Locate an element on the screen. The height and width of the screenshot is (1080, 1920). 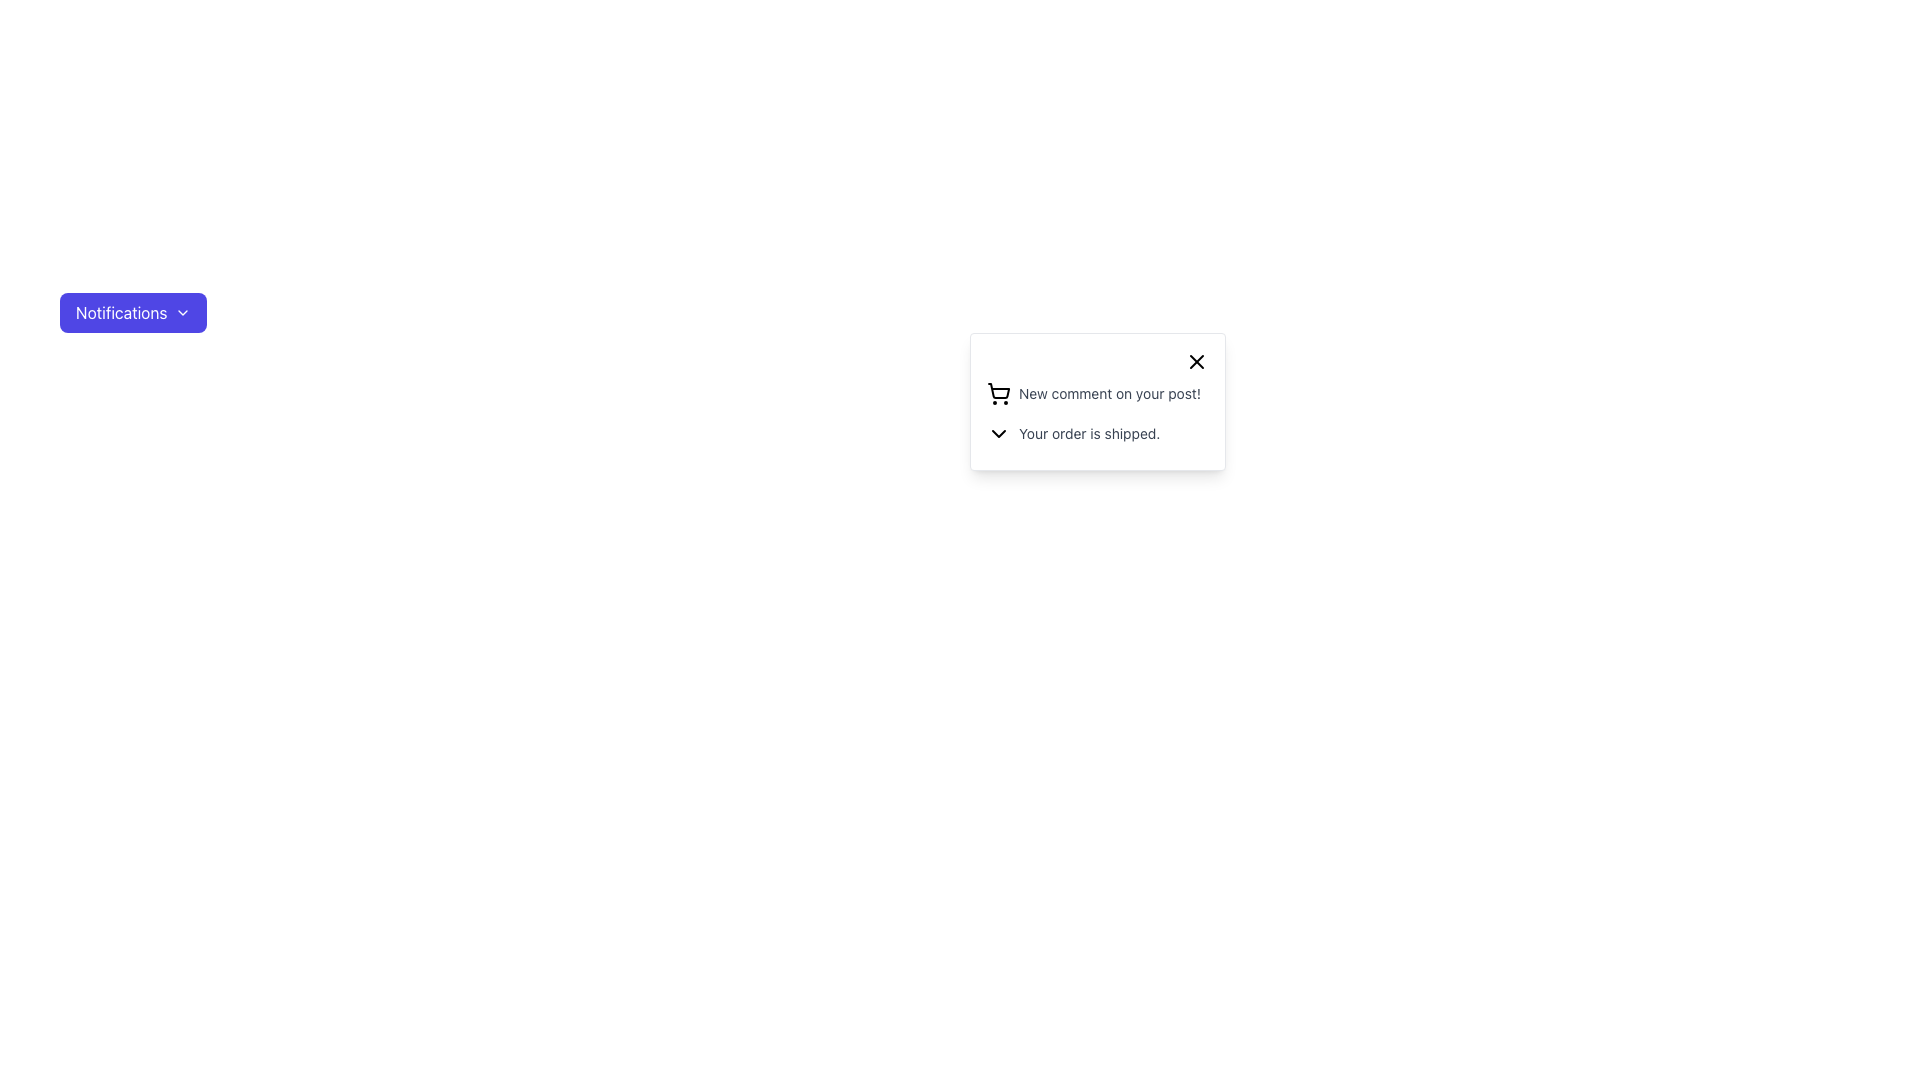
the close button represented by an 'X' shape located in the upper-right corner of the notification card is located at coordinates (1196, 362).